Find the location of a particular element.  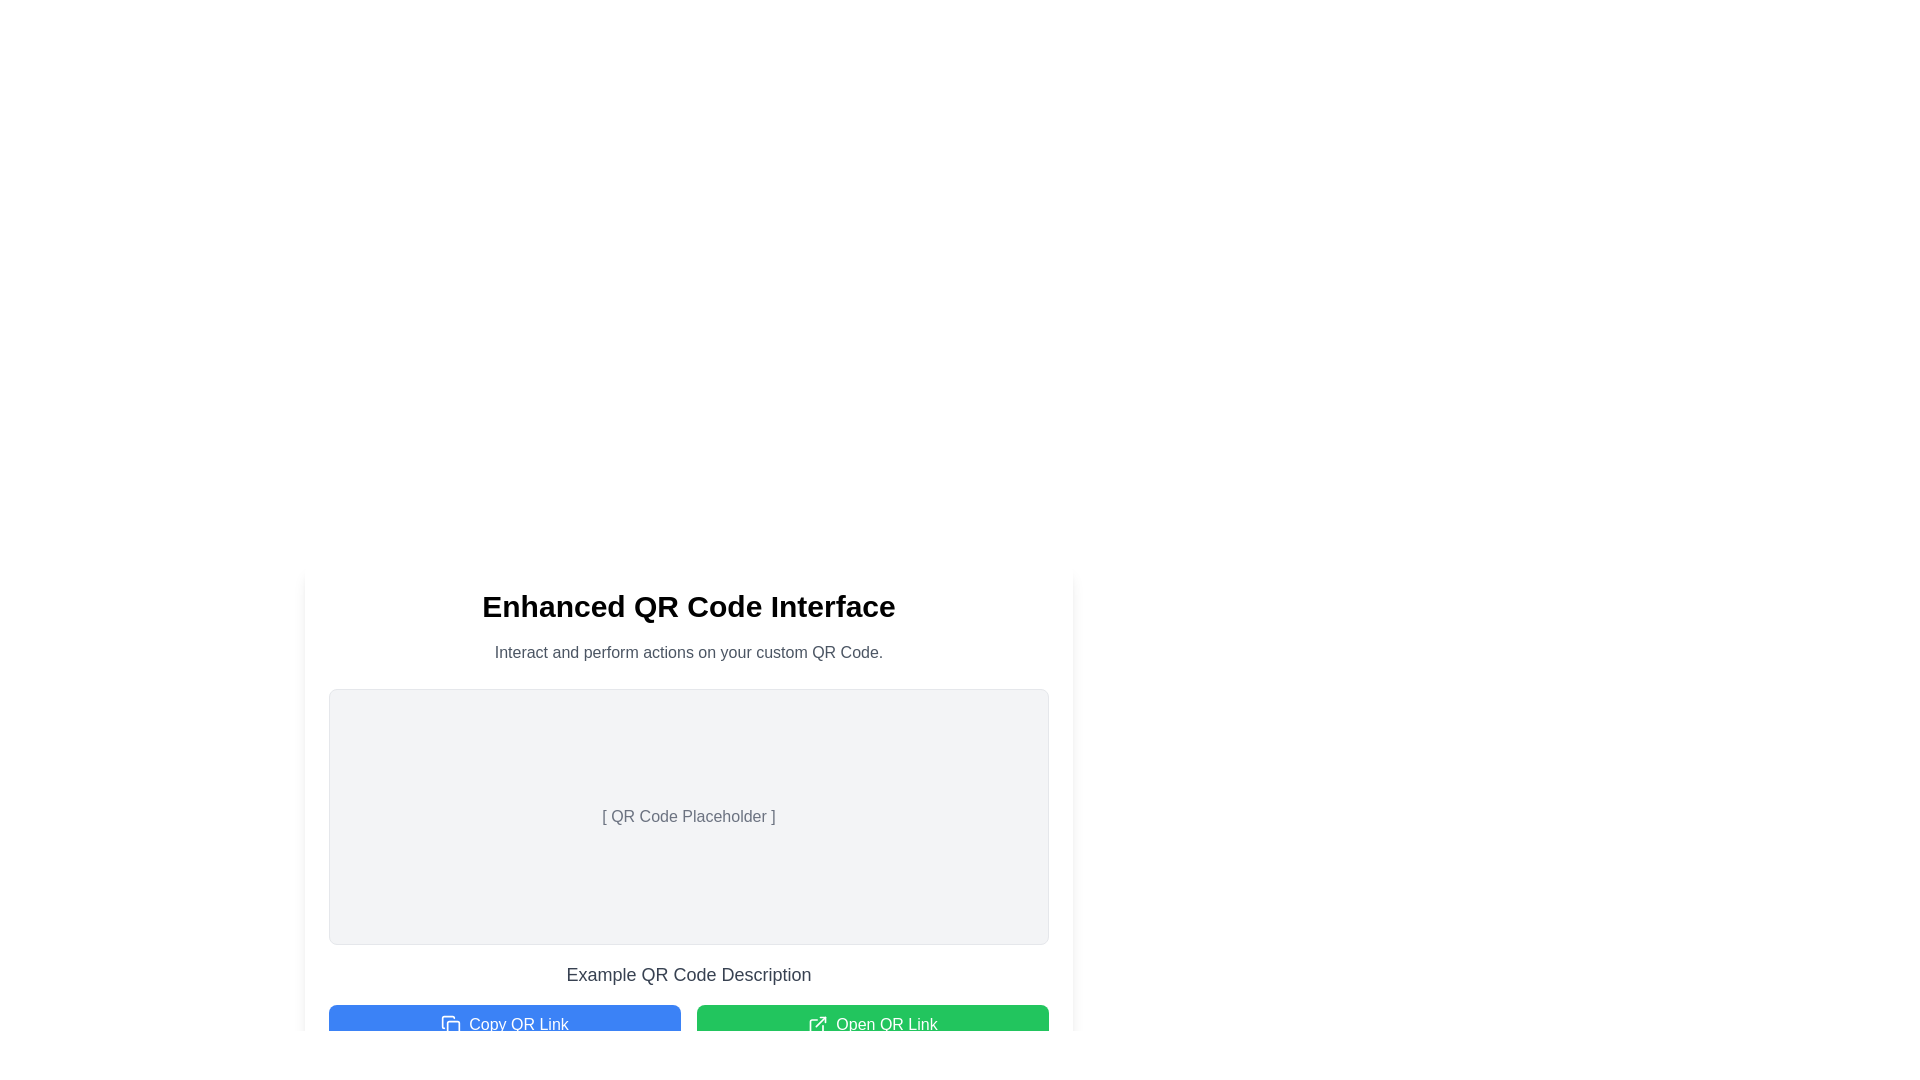

the button located in the second position of a two-column grid at the bottom of the interface is located at coordinates (873, 1025).